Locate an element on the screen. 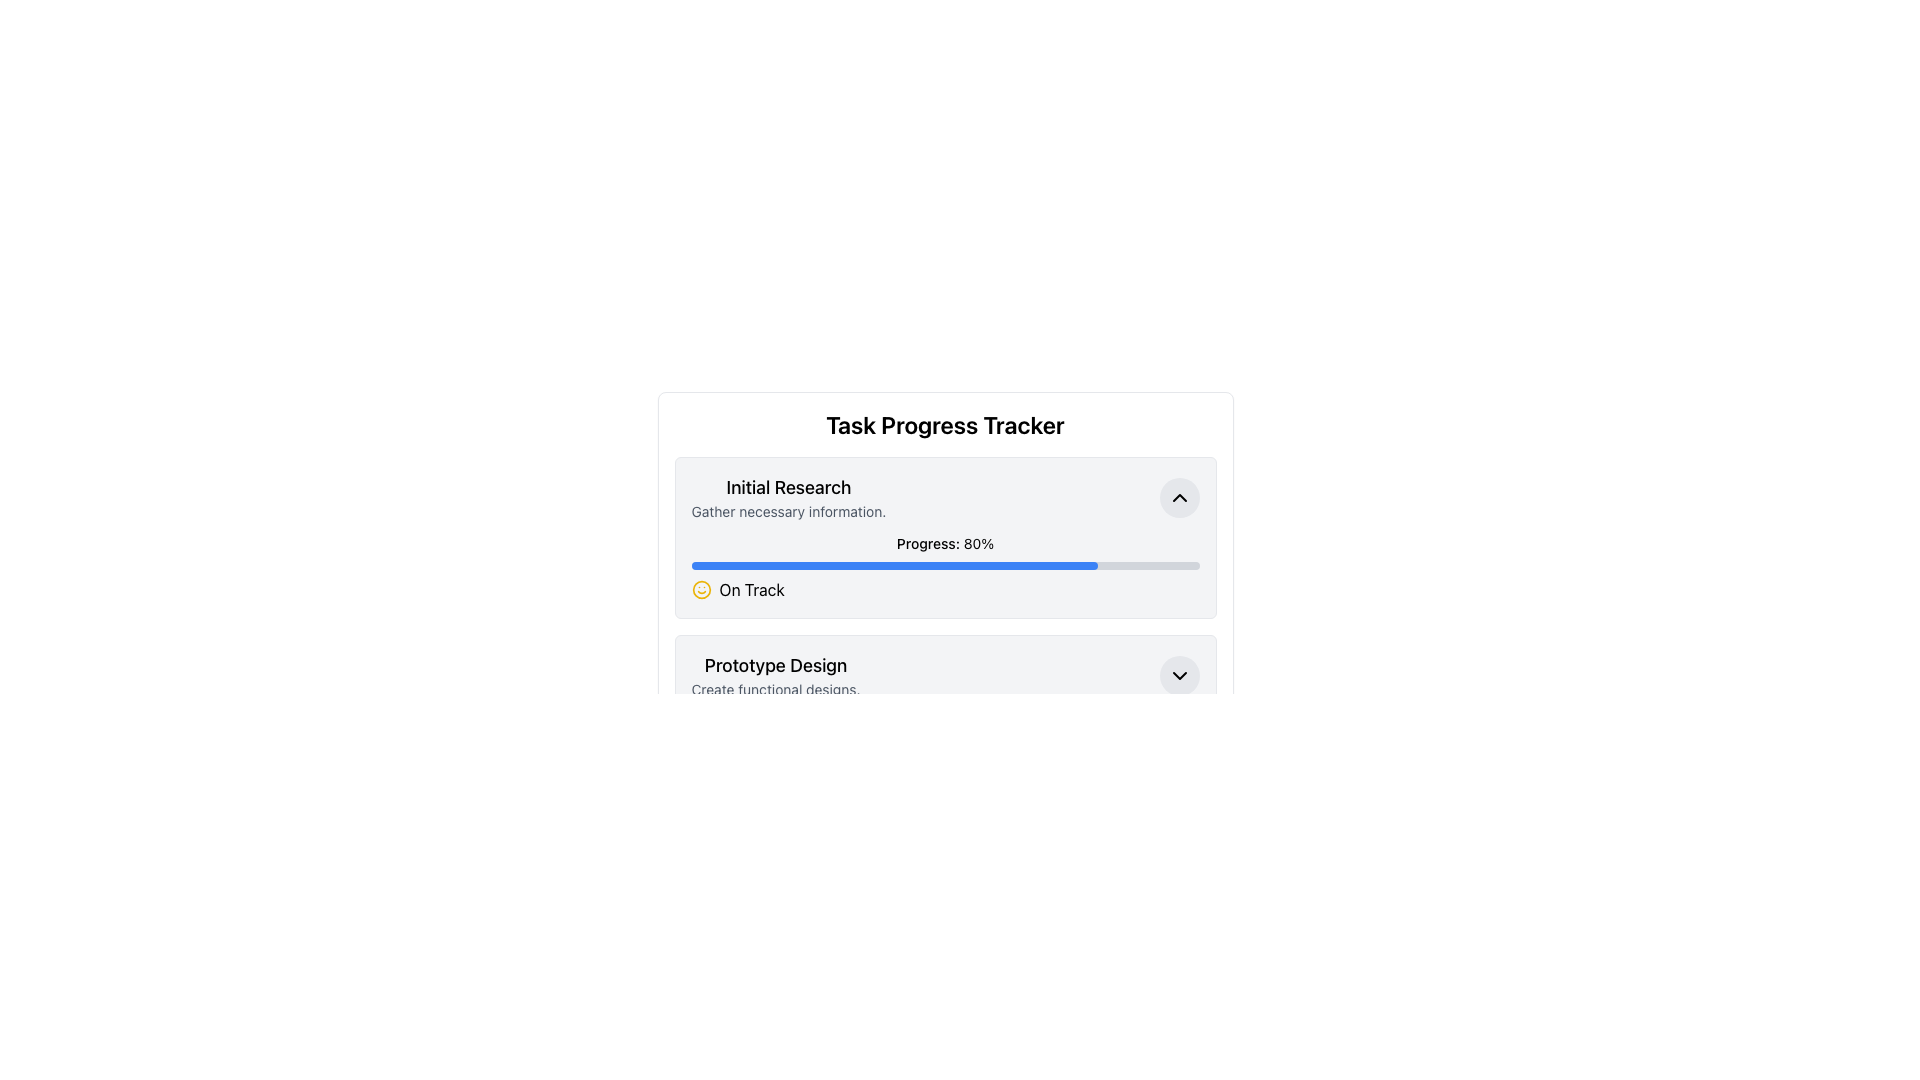 The height and width of the screenshot is (1080, 1920). the Text Label with Icon indicating progress status, located left of 'On Track' in the 'Progress: 80%' section is located at coordinates (944, 589).